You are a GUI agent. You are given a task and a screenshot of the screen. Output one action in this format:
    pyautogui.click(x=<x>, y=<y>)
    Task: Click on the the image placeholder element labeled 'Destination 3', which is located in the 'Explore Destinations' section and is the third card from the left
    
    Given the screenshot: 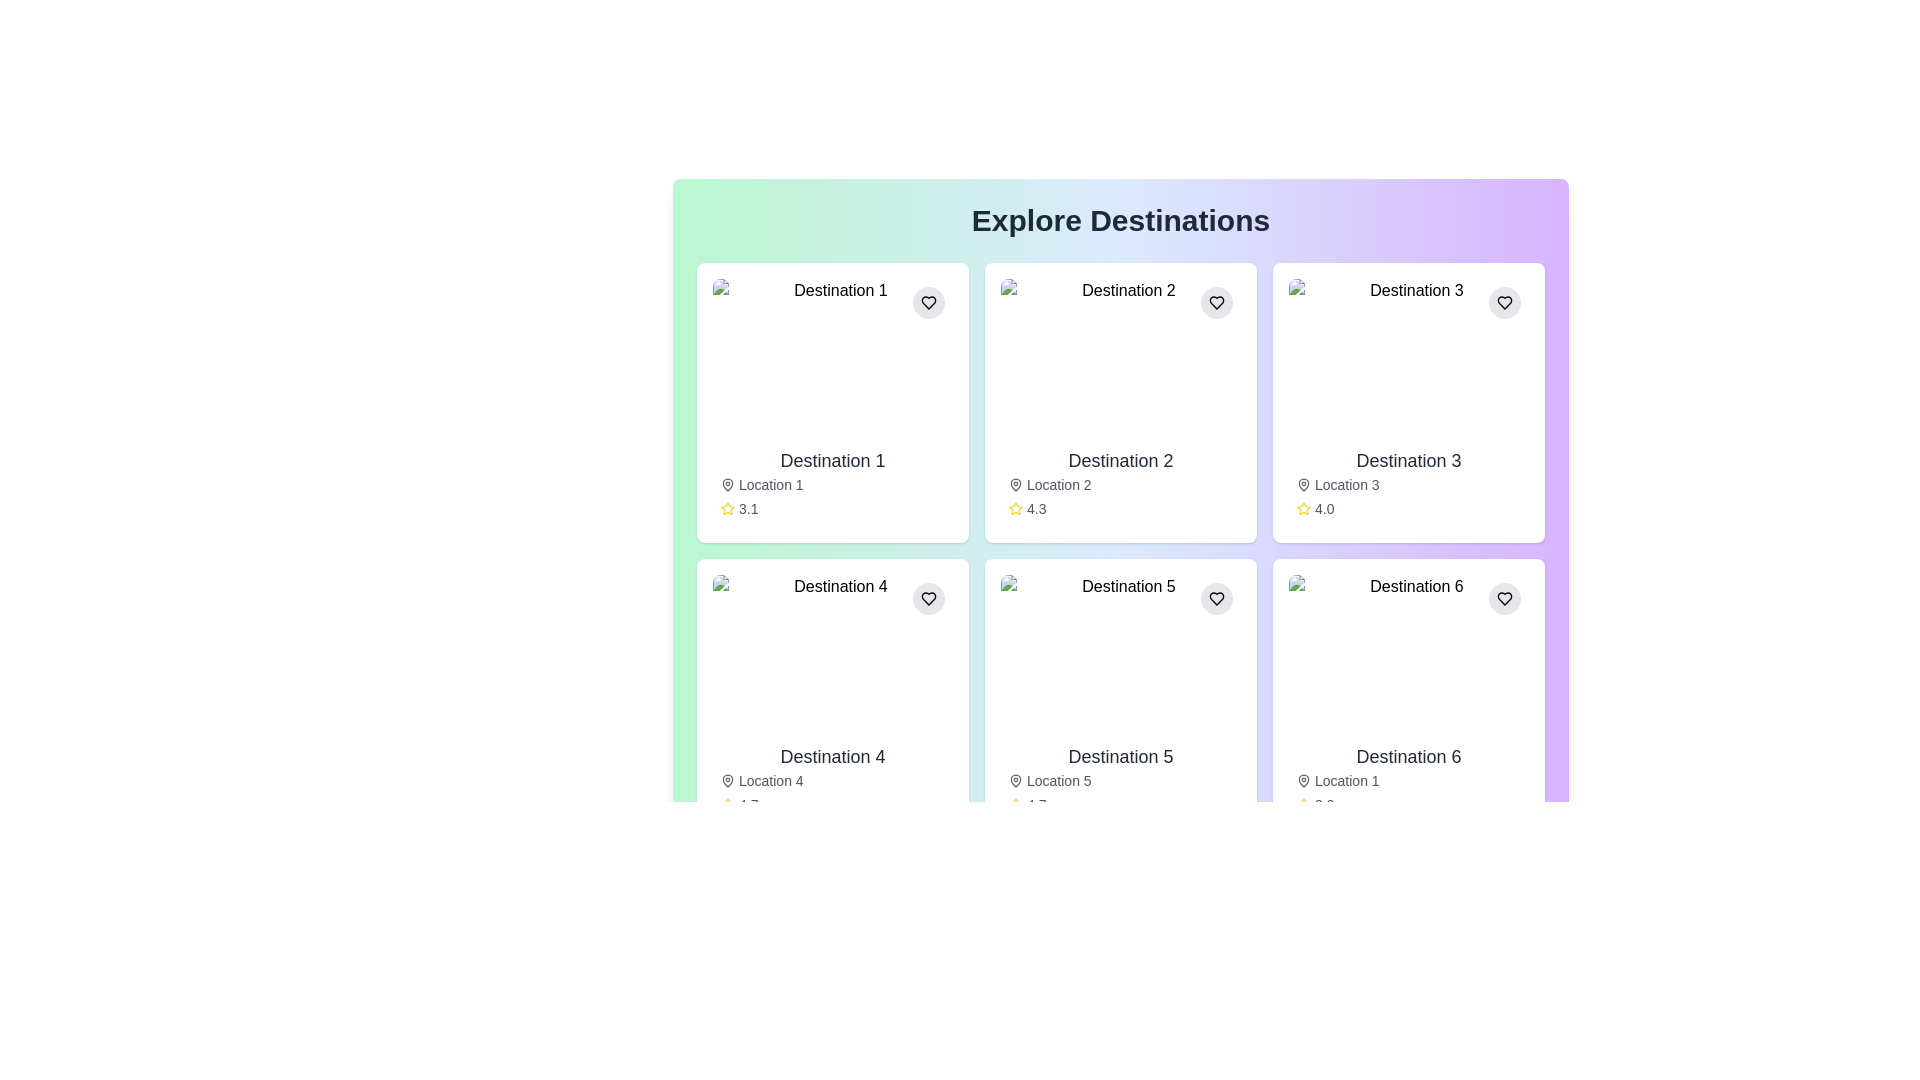 What is the action you would take?
    pyautogui.click(x=1408, y=357)
    